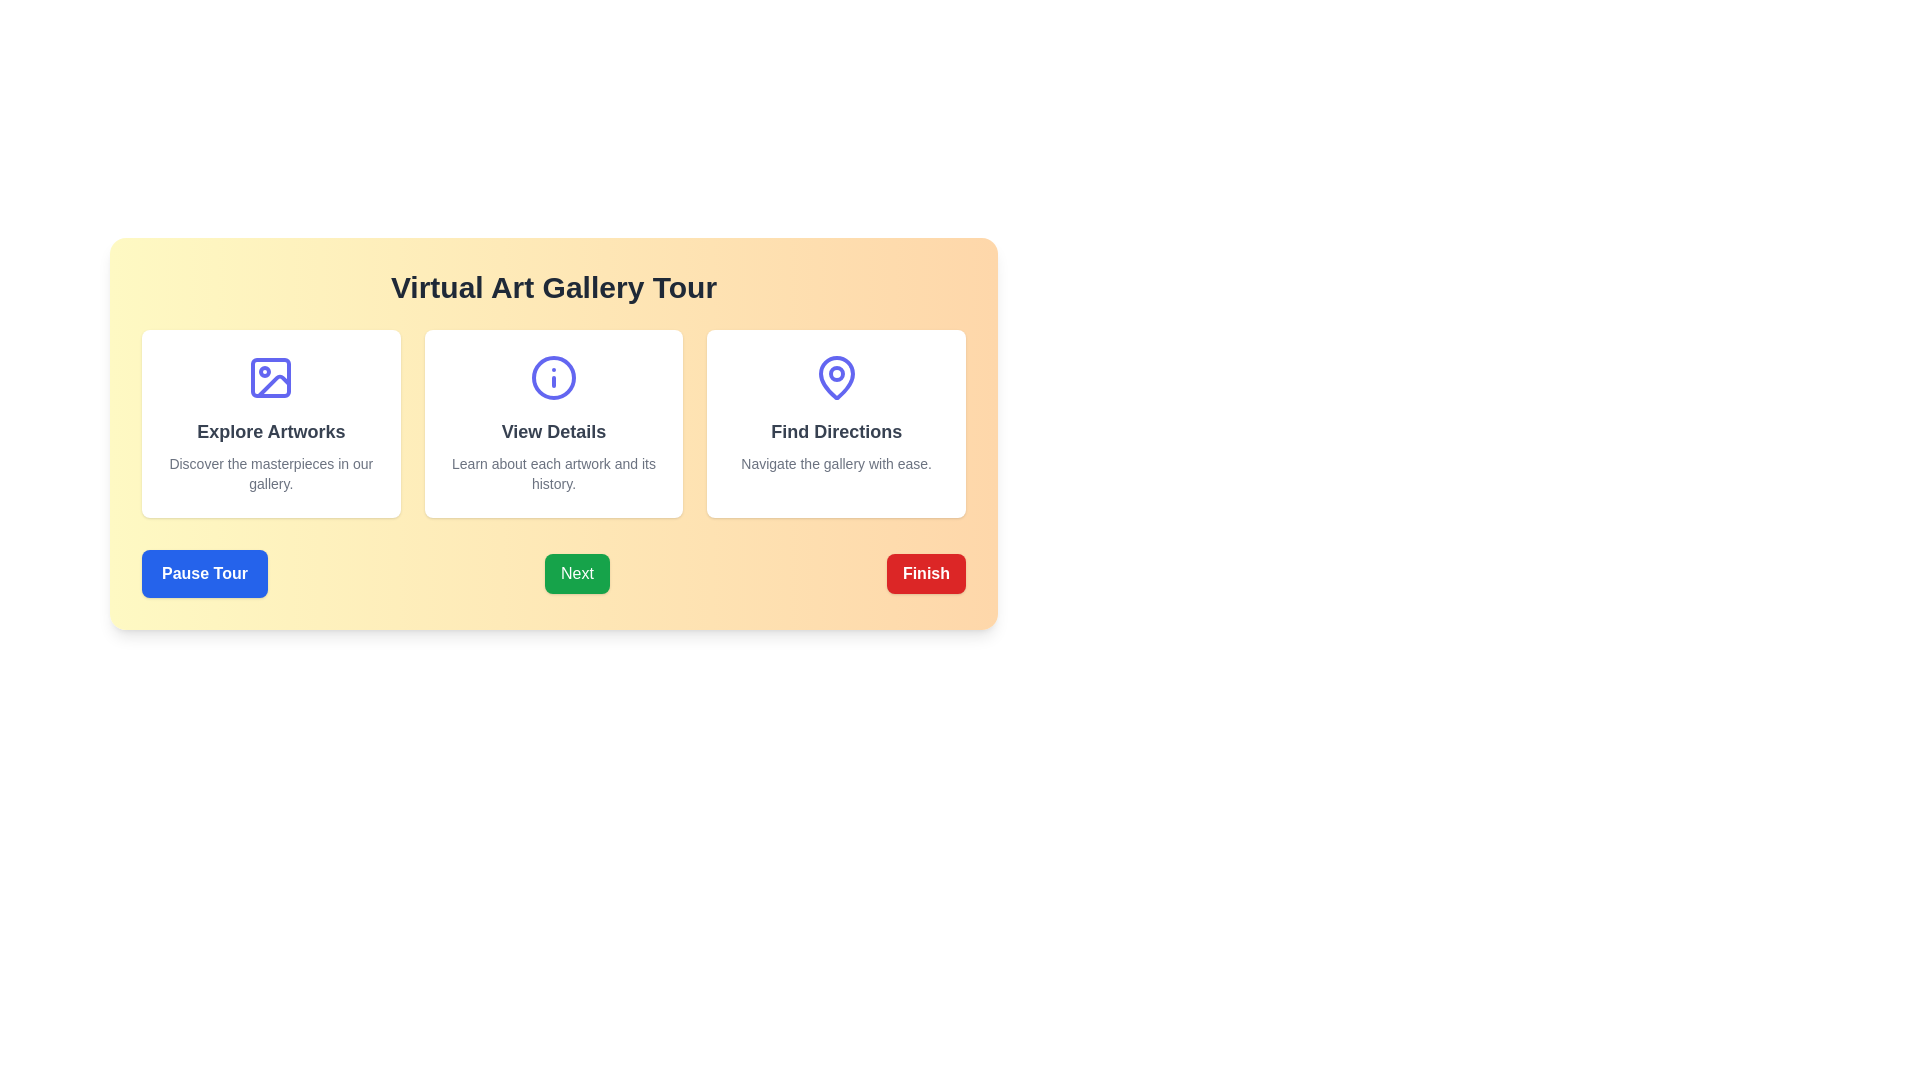  I want to click on static text element located at the bottom of the section associated with the 'Find Directions' button in the rightmost panel of the interface, so click(836, 463).